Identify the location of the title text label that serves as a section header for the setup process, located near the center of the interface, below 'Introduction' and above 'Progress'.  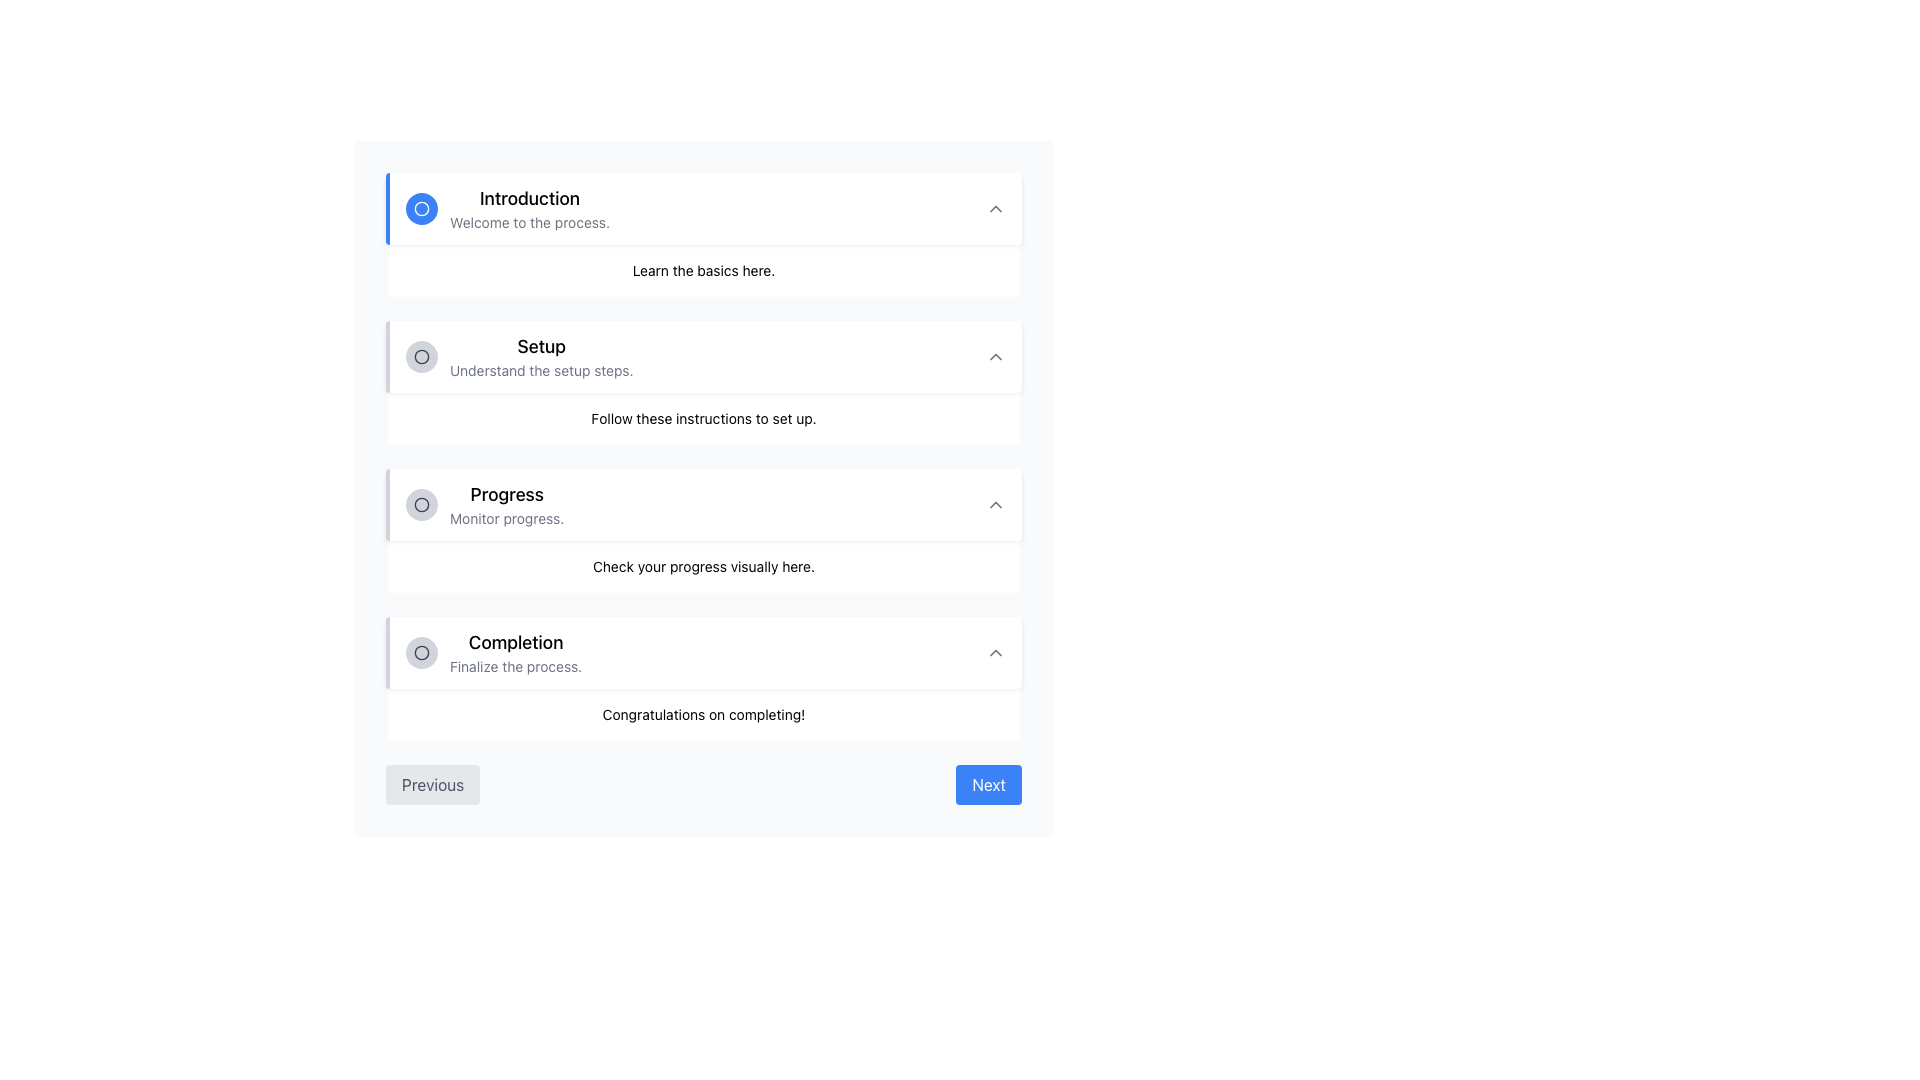
(541, 346).